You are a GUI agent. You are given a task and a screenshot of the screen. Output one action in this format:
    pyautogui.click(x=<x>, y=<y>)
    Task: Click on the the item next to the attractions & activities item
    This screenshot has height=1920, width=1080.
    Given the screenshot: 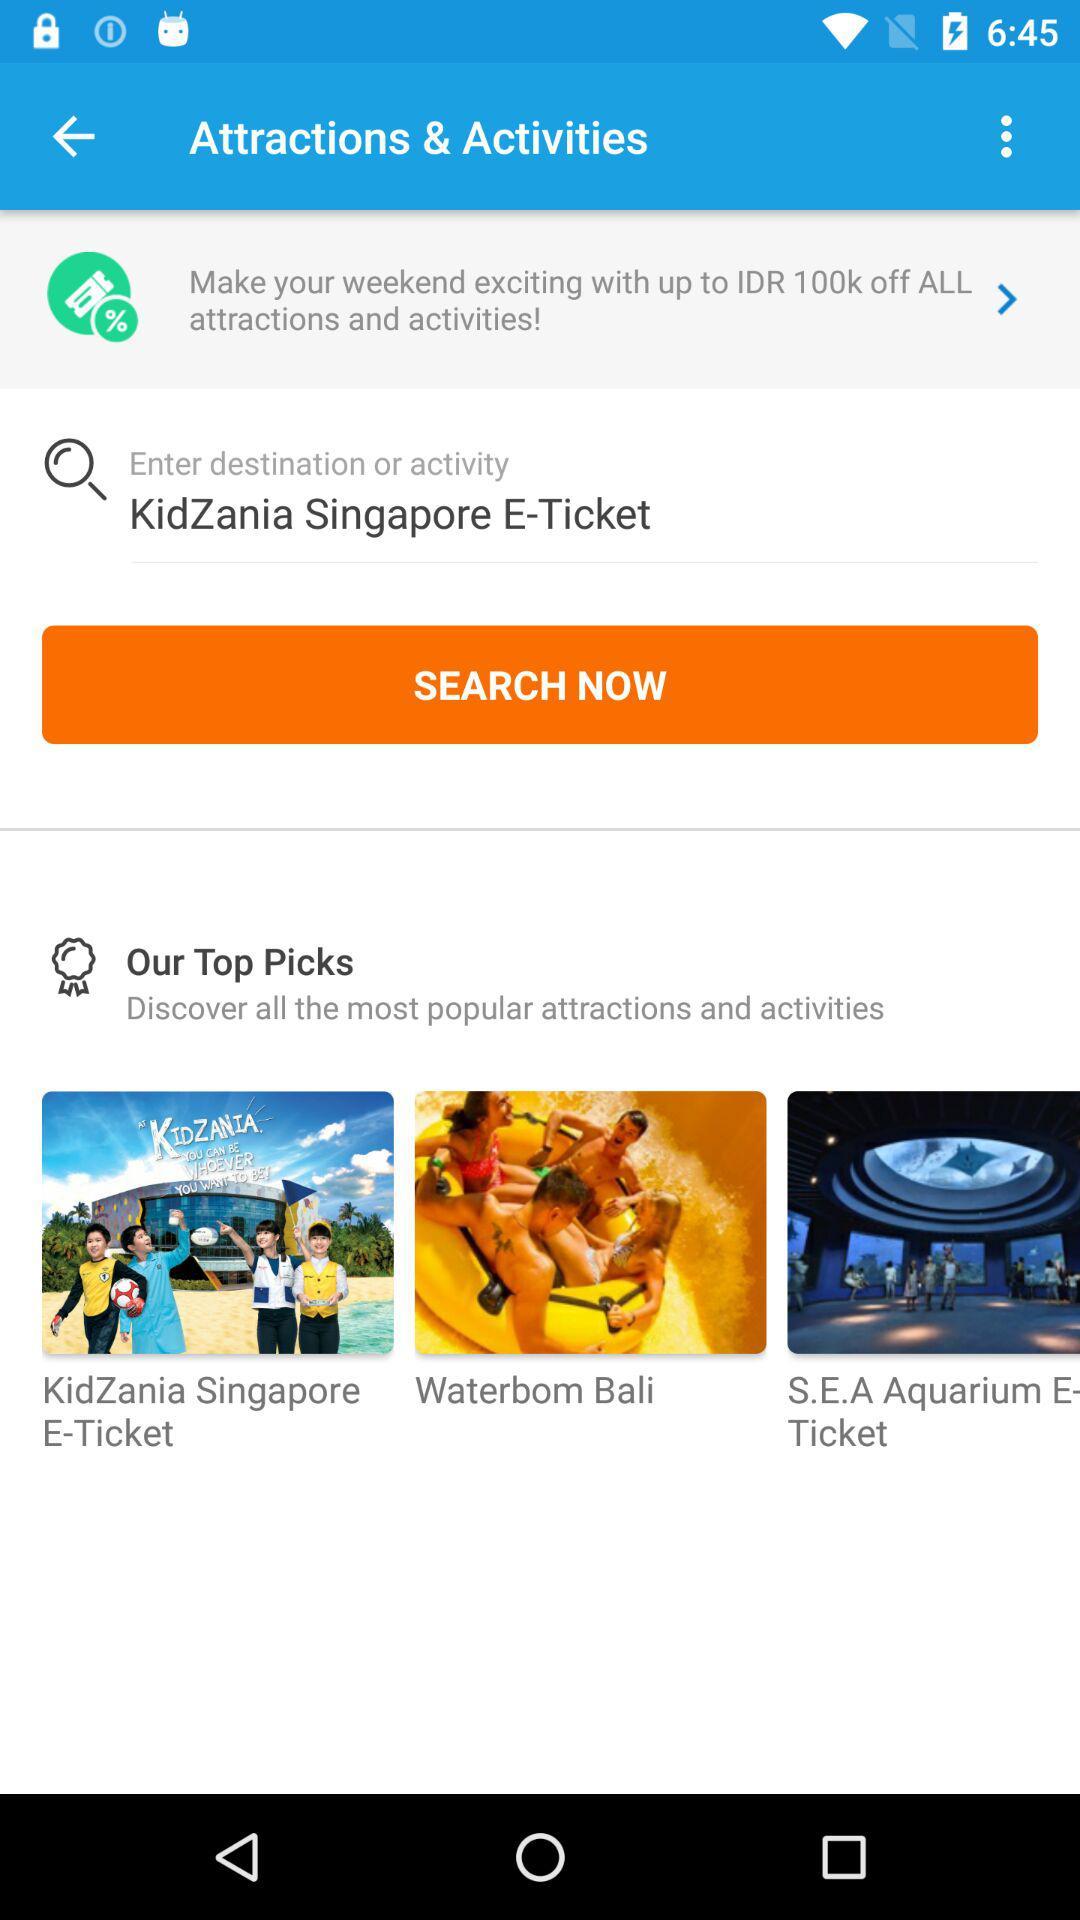 What is the action you would take?
    pyautogui.click(x=72, y=135)
    